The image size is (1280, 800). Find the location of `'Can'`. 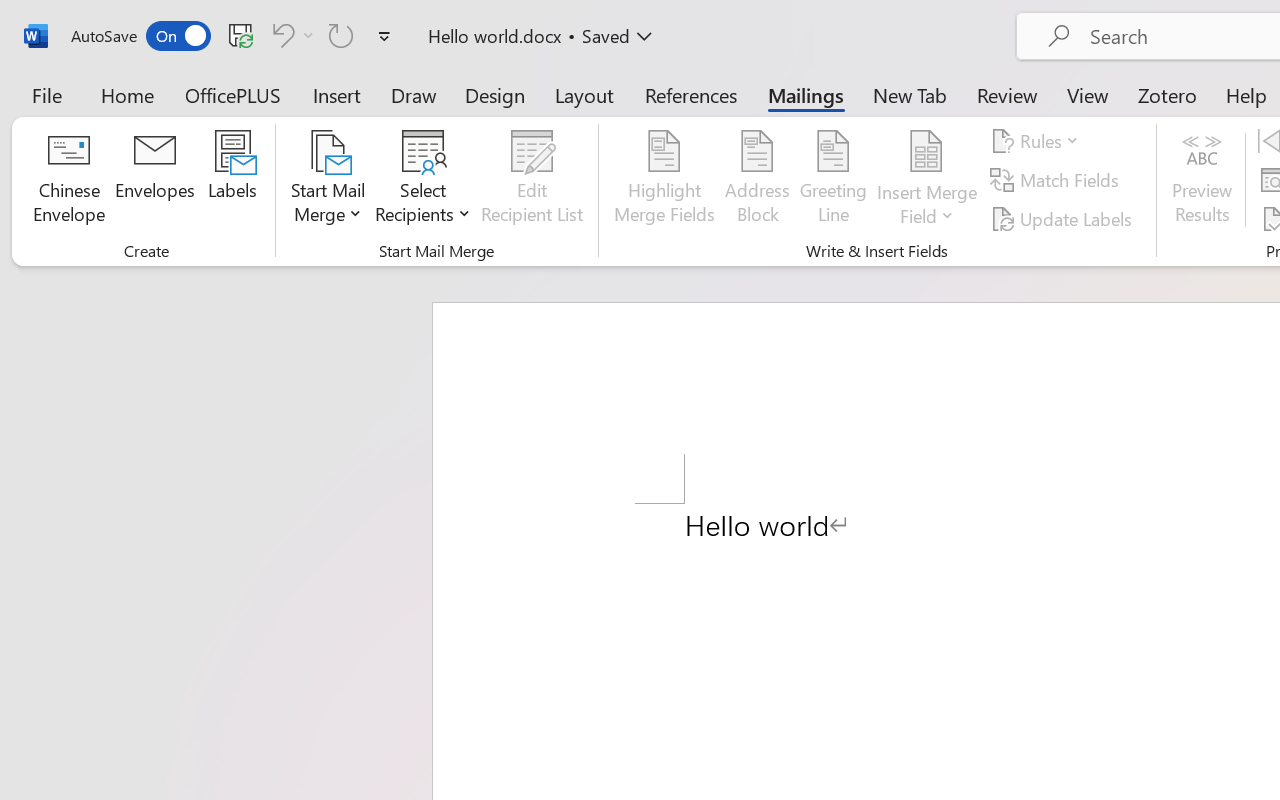

'Can' is located at coordinates (341, 34).